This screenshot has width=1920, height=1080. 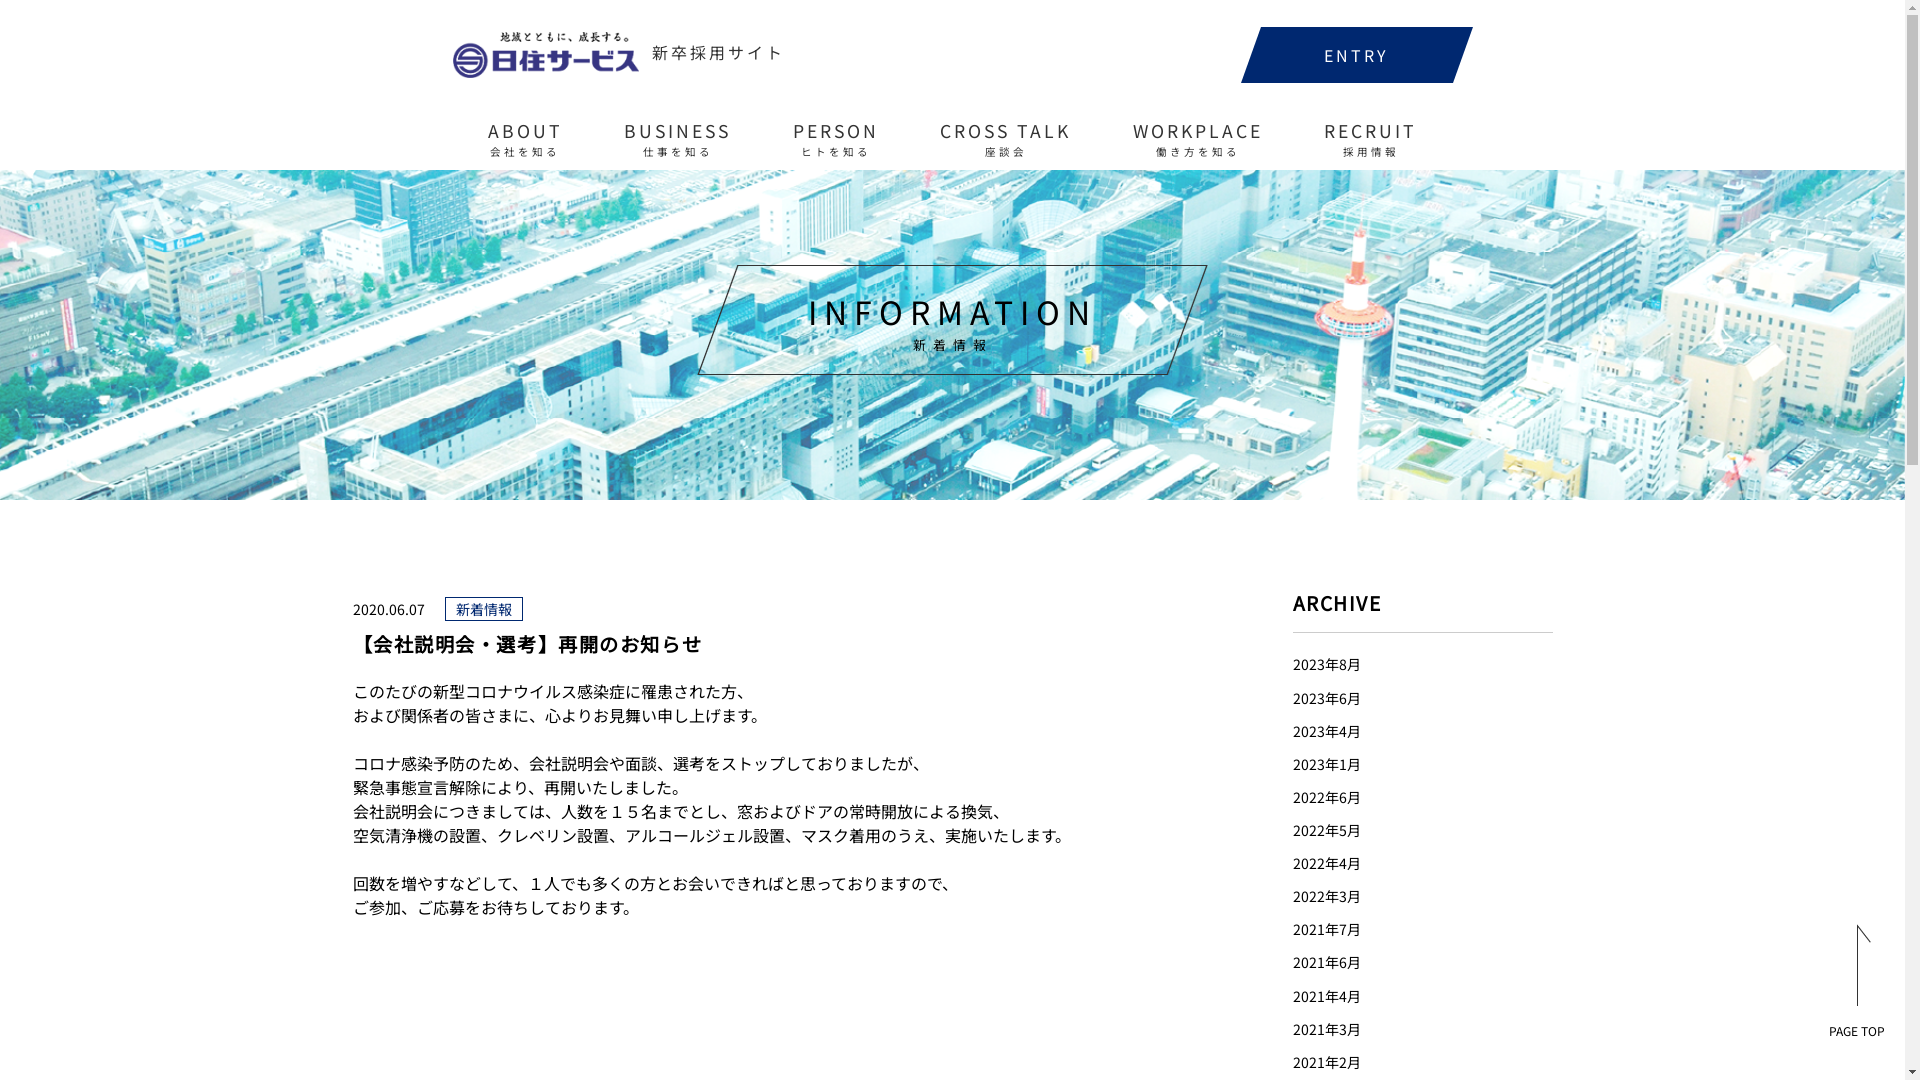 I want to click on 'PAGE TOP', so click(x=1856, y=979).